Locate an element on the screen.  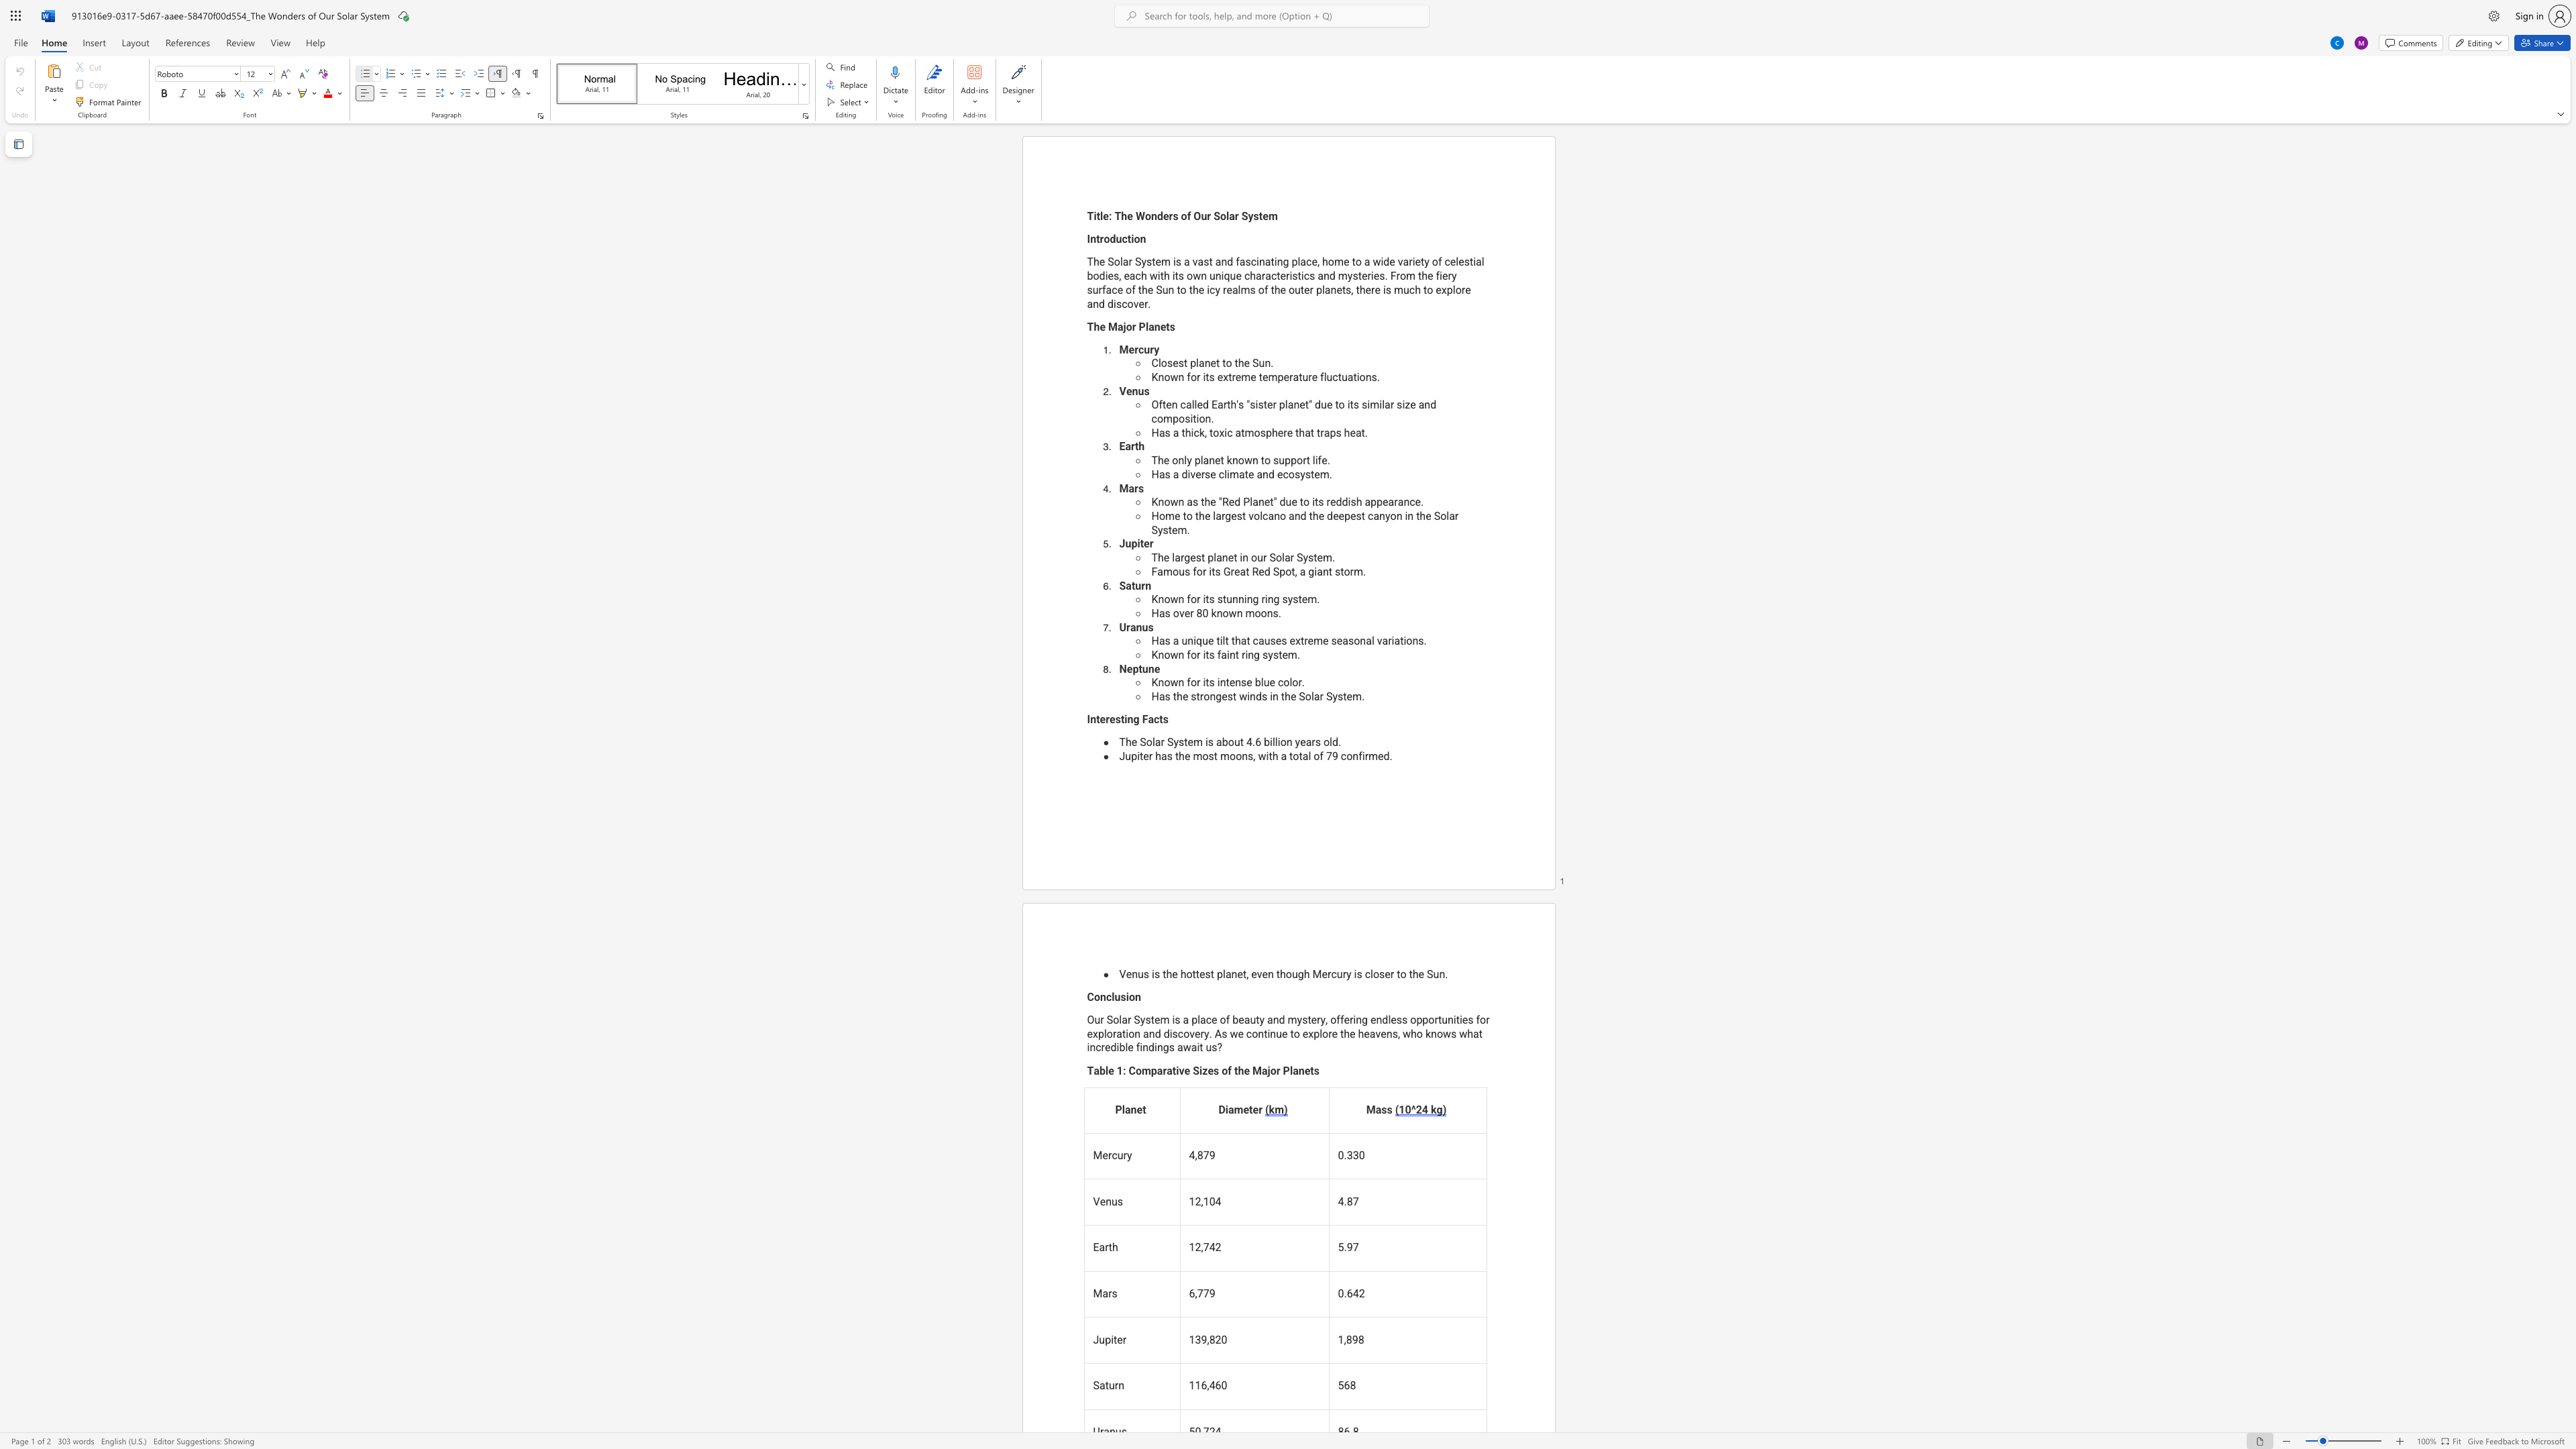
the 1th character "i" in the text is located at coordinates (1204, 598).